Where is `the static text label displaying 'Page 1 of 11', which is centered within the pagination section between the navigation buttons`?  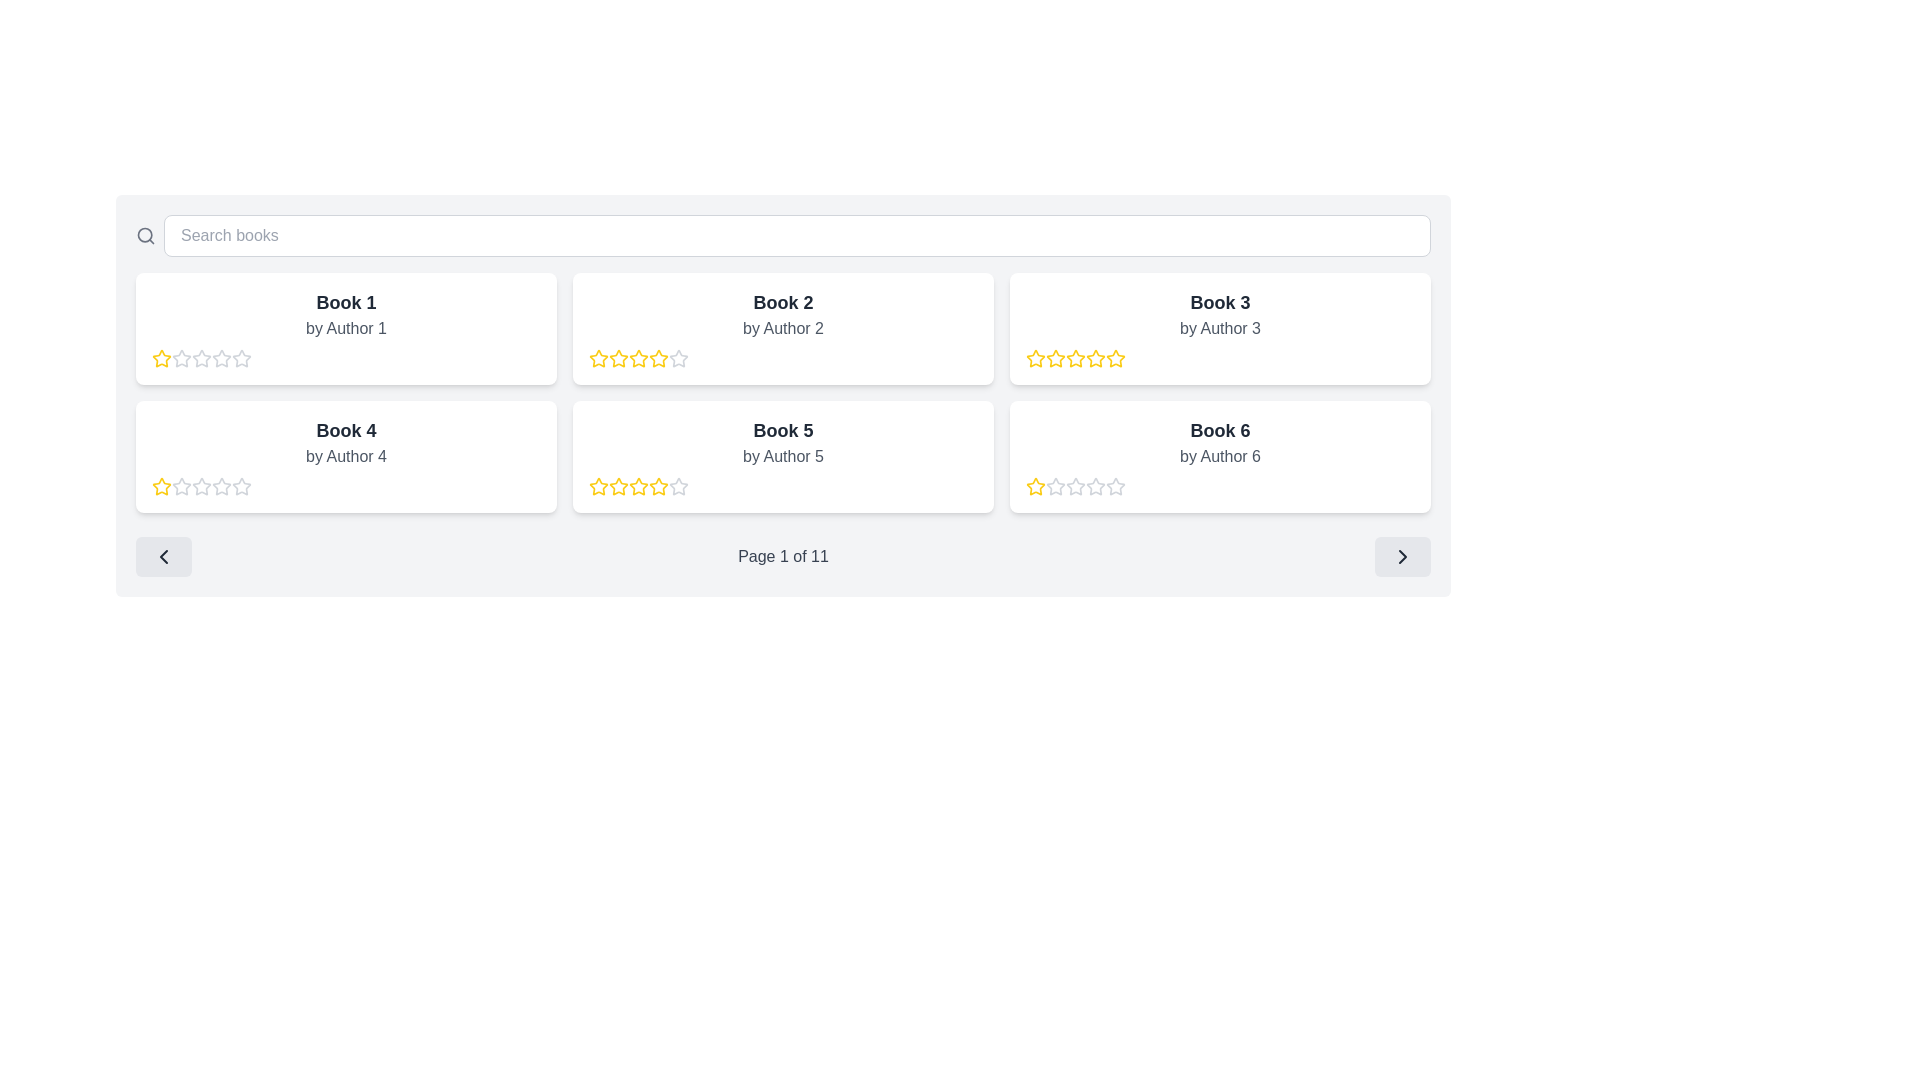 the static text label displaying 'Page 1 of 11', which is centered within the pagination section between the navigation buttons is located at coordinates (782, 556).